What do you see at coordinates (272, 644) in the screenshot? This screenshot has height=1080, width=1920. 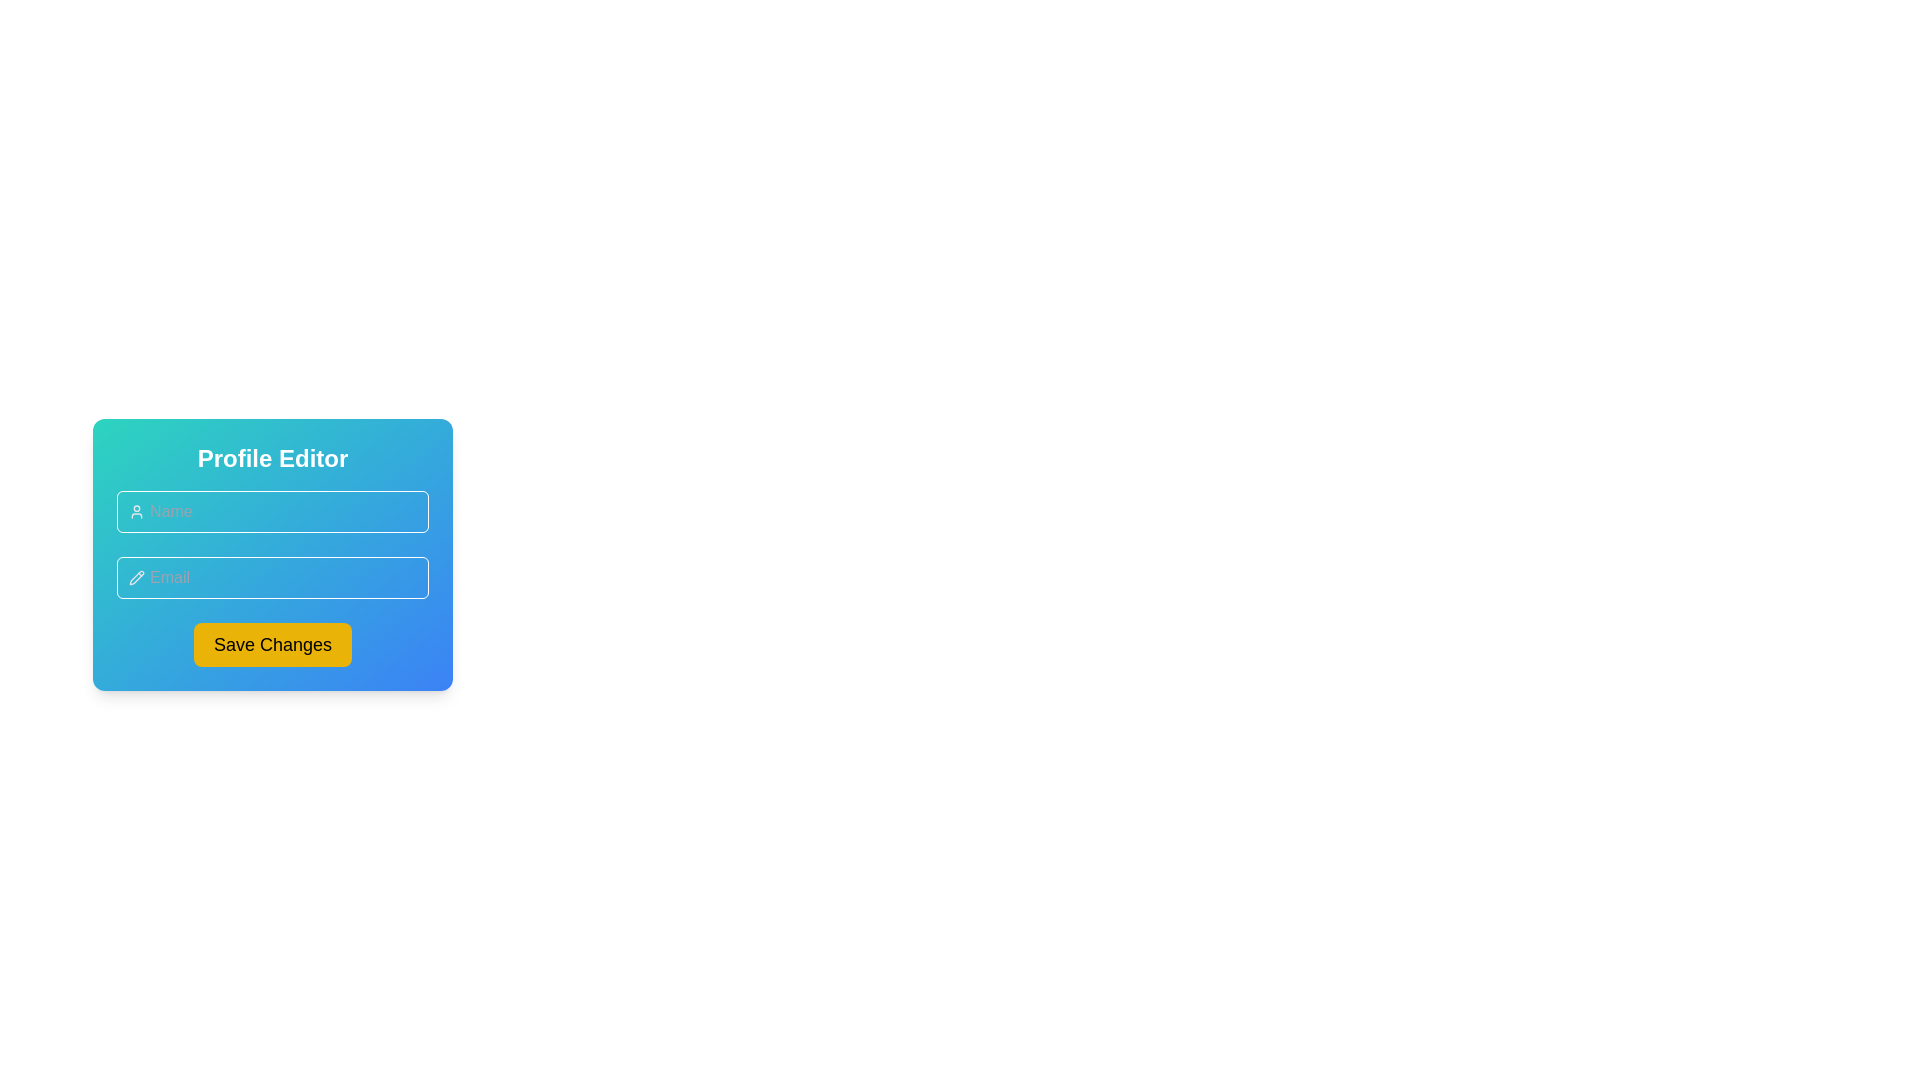 I see `the primary action button located at the bottom of the 'Profile Editor' component` at bounding box center [272, 644].